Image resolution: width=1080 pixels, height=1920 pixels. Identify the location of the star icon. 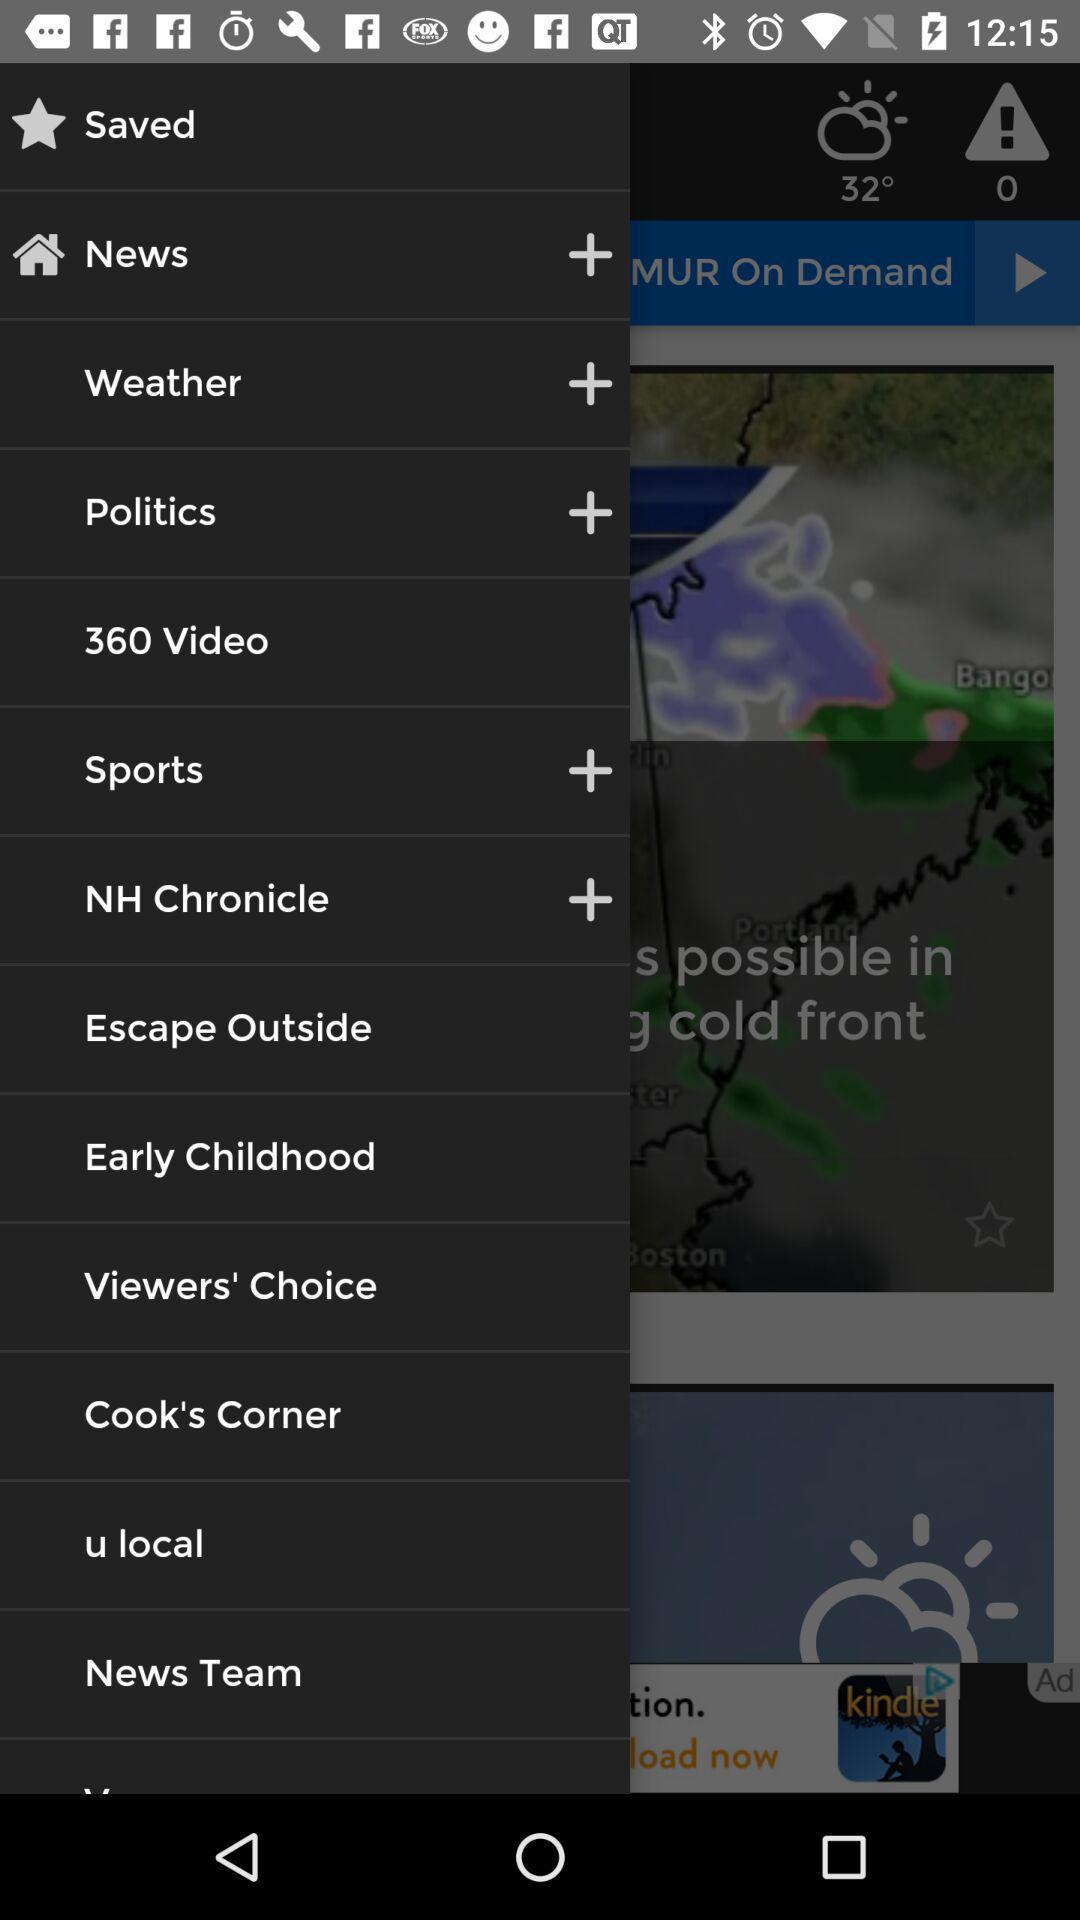
(72, 135).